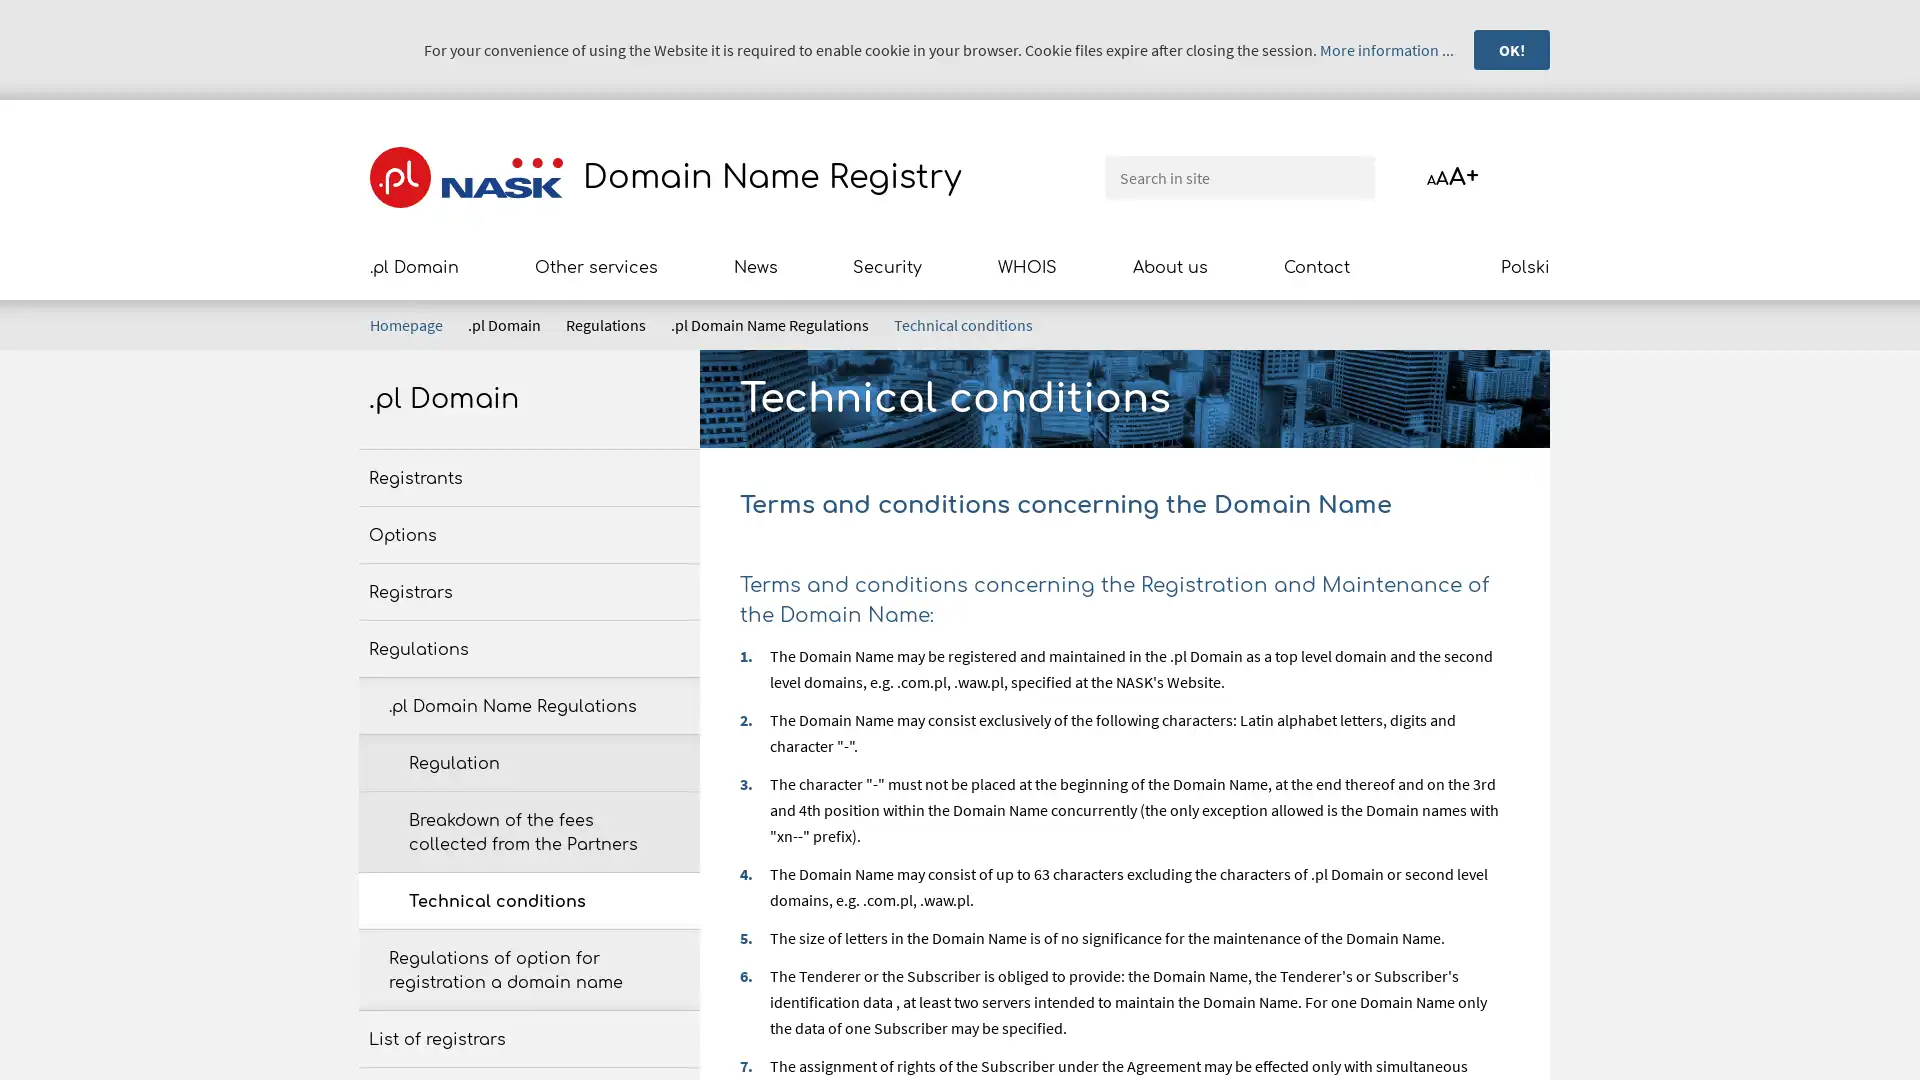 Image resolution: width=1920 pixels, height=1080 pixels. What do you see at coordinates (1350, 176) in the screenshot?
I see `Search` at bounding box center [1350, 176].